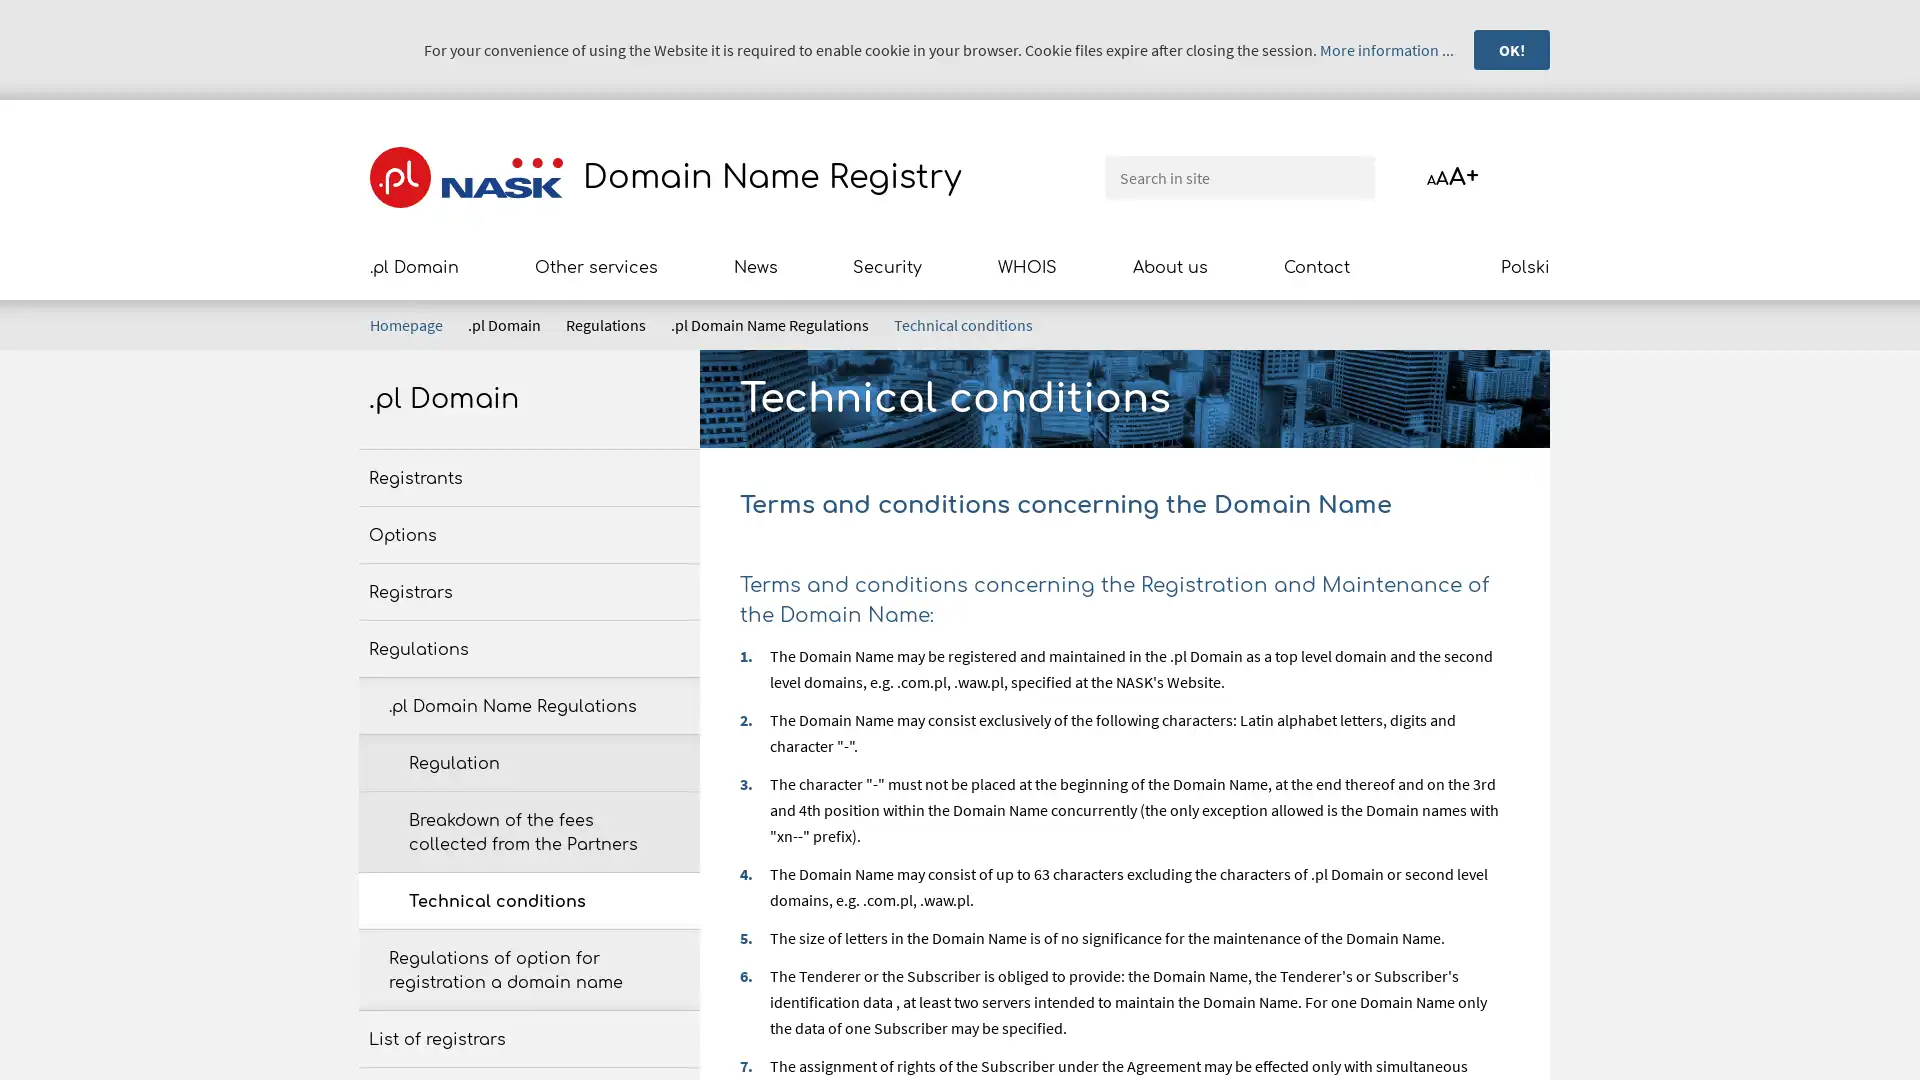 Image resolution: width=1920 pixels, height=1080 pixels. What do you see at coordinates (1350, 176) in the screenshot?
I see `Search` at bounding box center [1350, 176].